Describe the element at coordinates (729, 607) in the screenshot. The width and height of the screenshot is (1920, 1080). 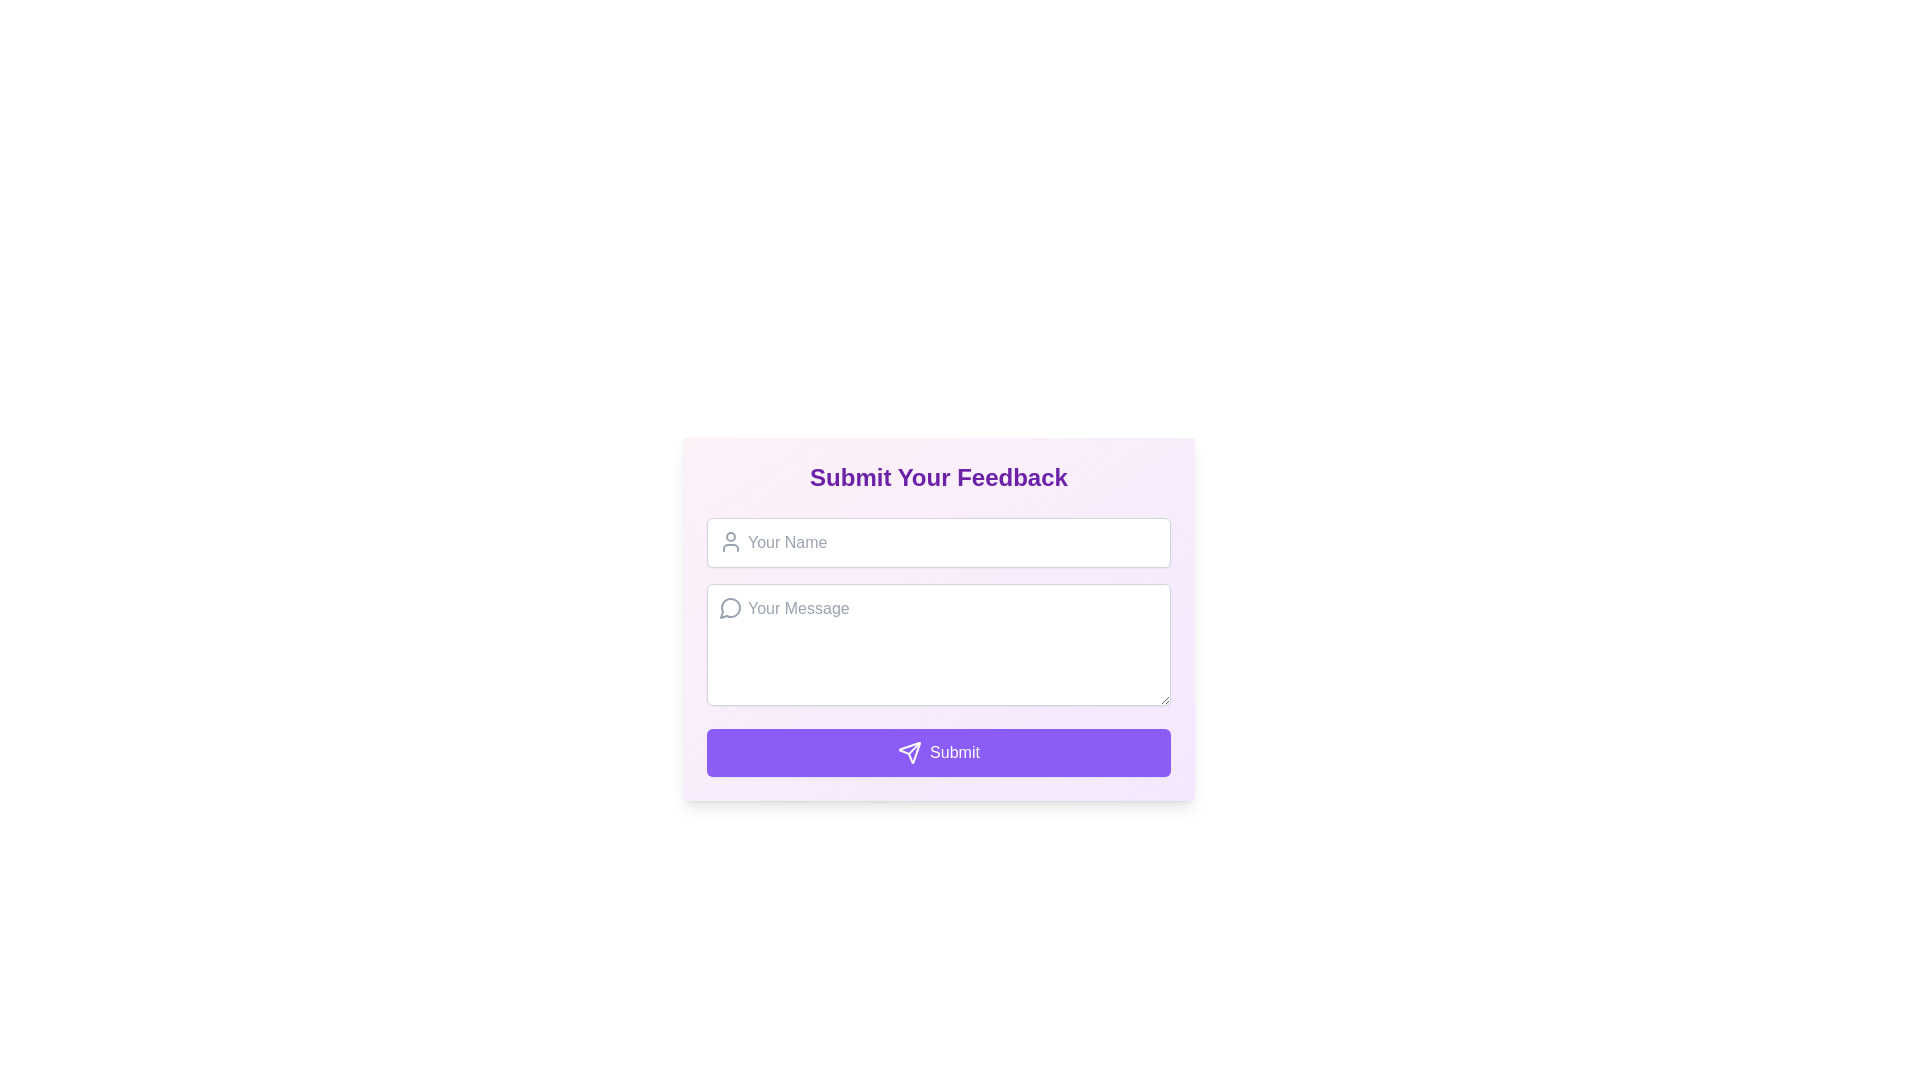
I see `the icon representing communication or feedback located at the top-left corner of the 'Your Message' text input field` at that location.